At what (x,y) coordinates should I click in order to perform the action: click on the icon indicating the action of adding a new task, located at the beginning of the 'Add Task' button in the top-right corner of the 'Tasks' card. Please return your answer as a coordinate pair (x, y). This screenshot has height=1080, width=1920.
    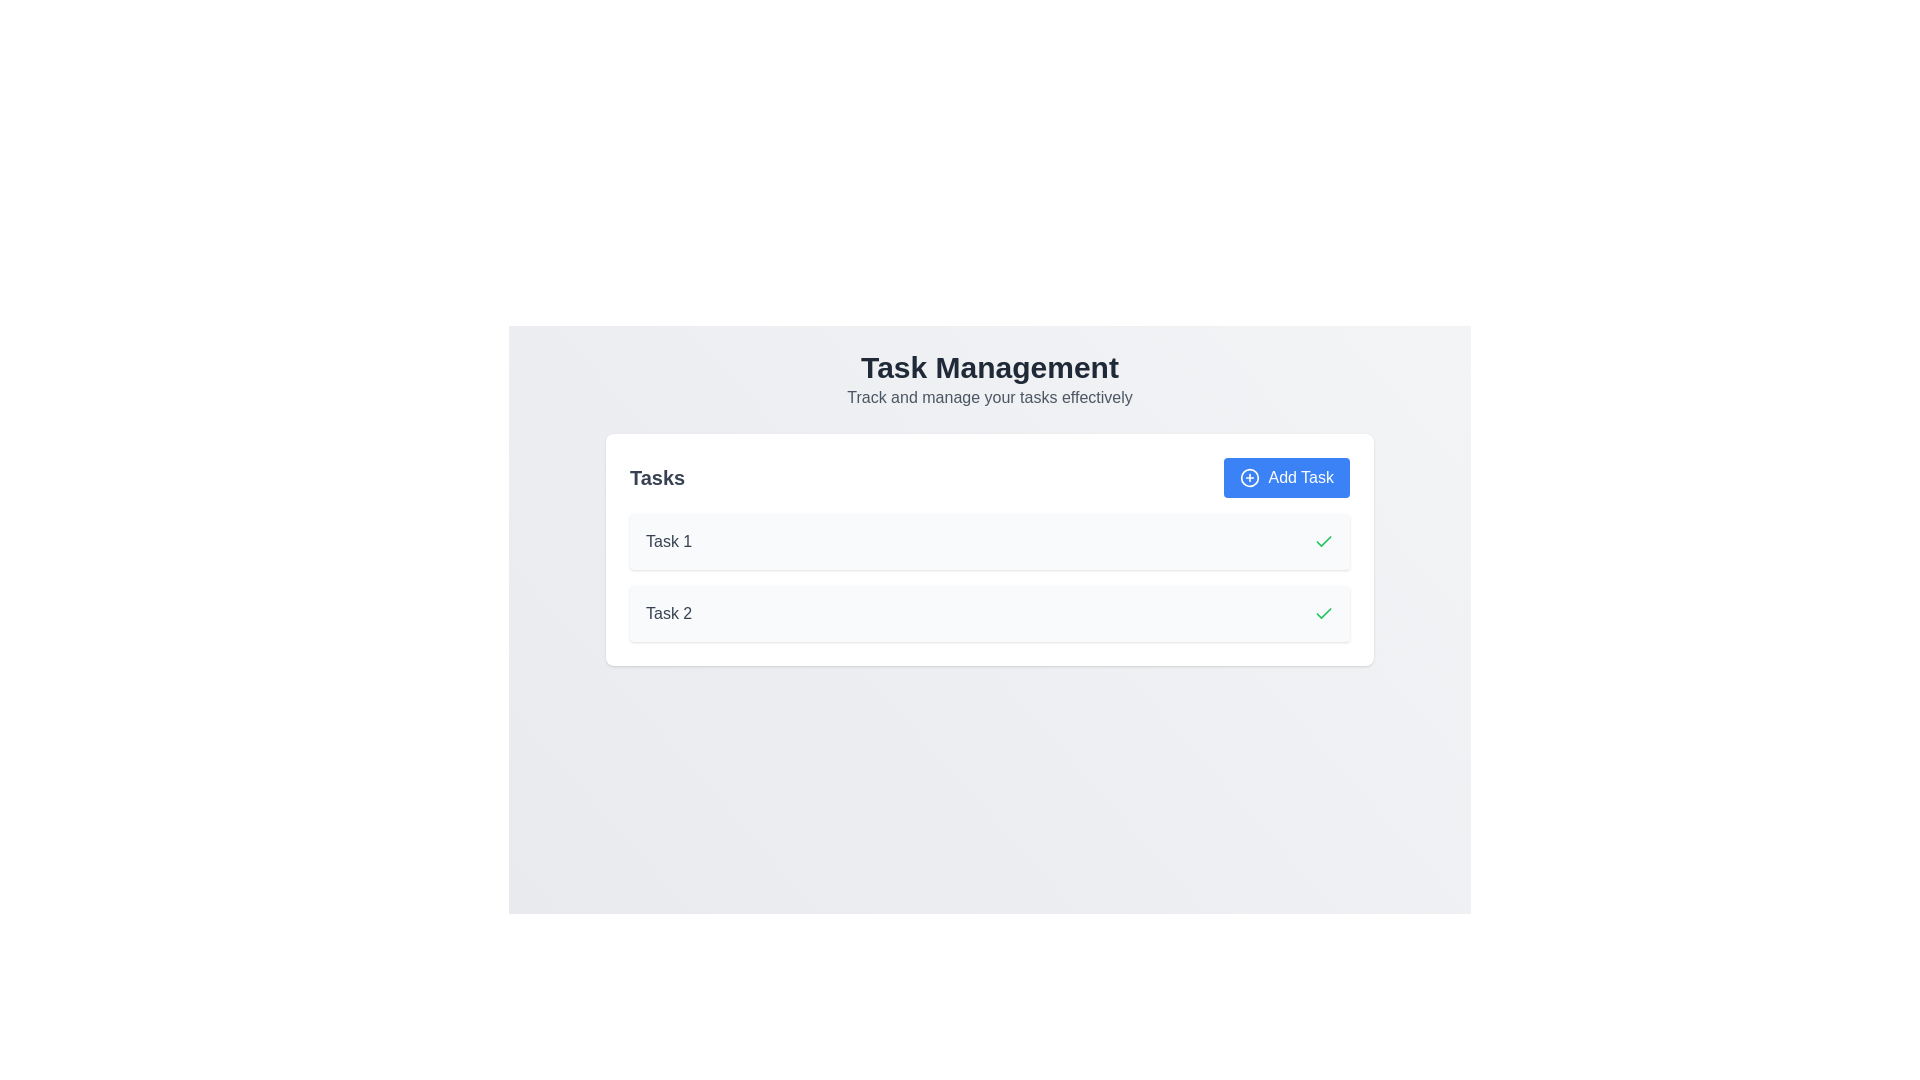
    Looking at the image, I should click on (1249, 478).